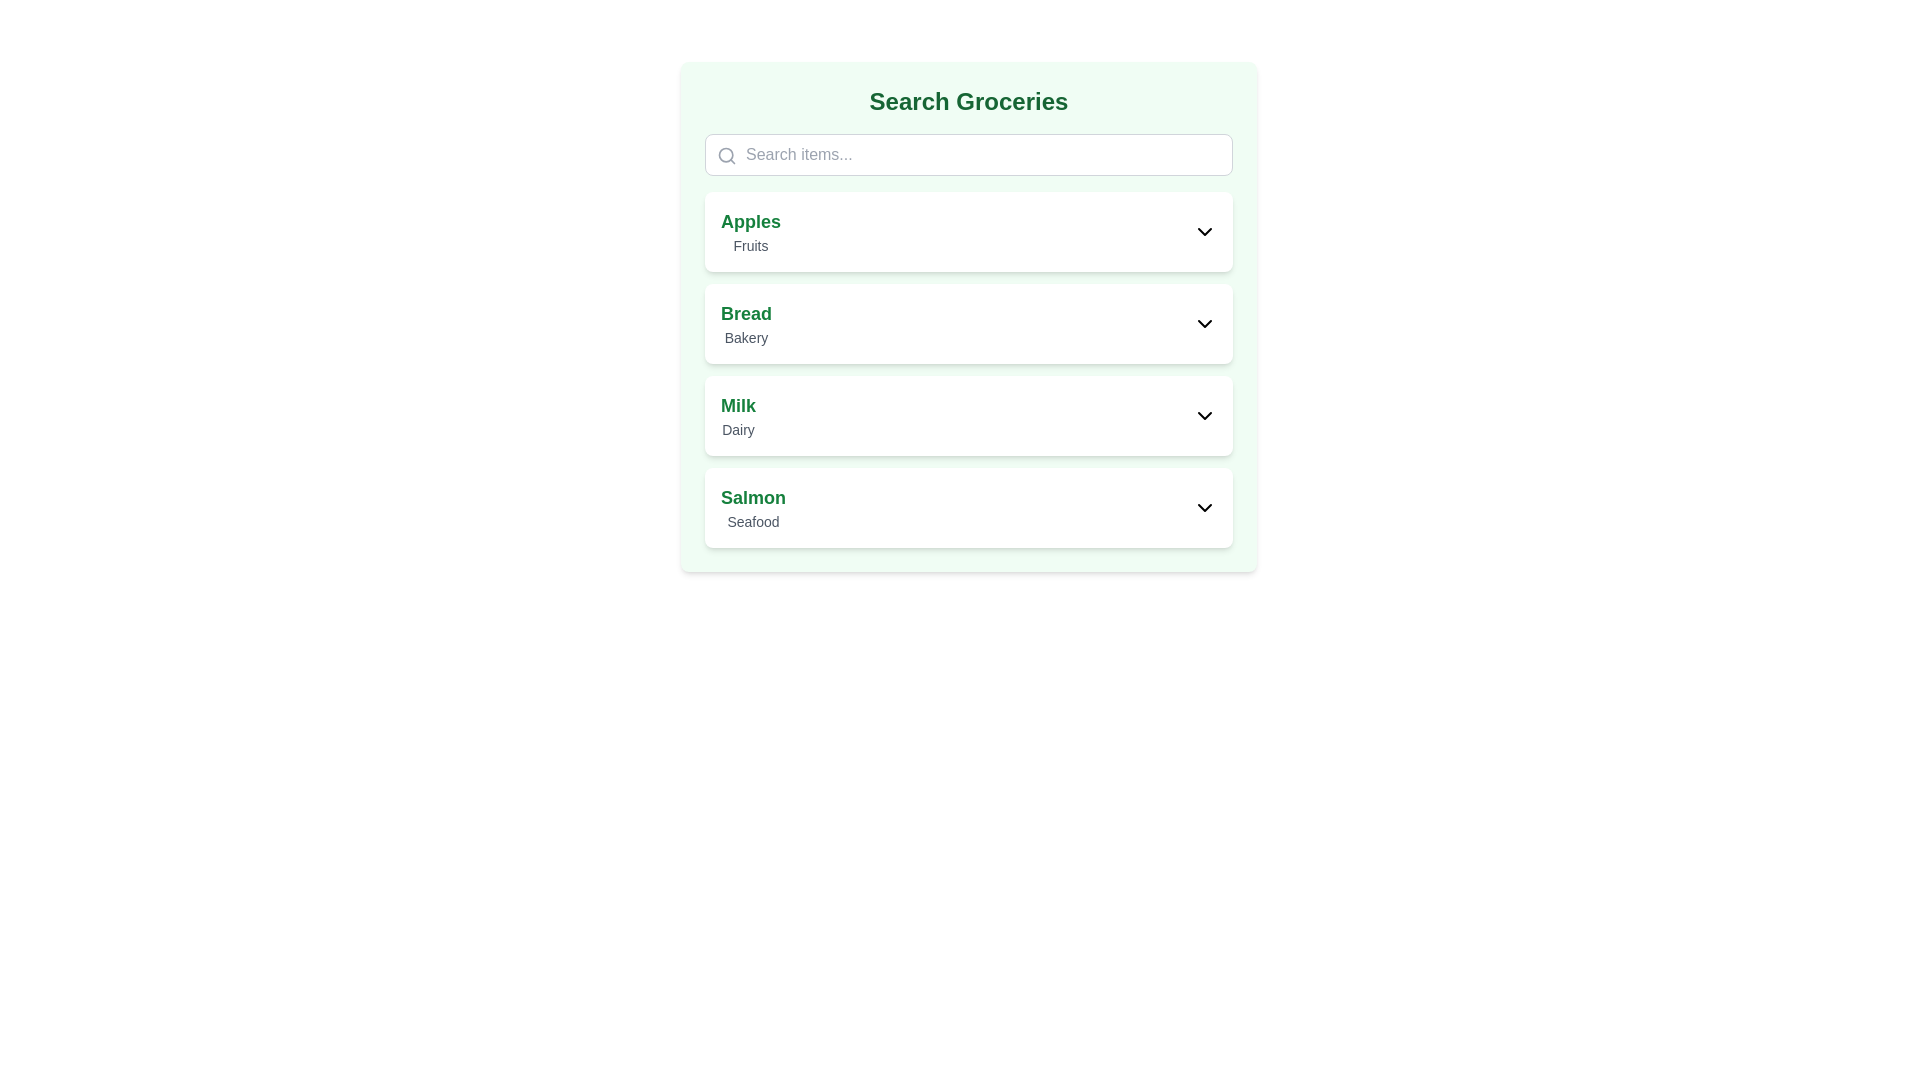  I want to click on the 'Salmon' label located in the fourth block under 'Seafood', positioned above a dropdown indicator, so click(752, 496).